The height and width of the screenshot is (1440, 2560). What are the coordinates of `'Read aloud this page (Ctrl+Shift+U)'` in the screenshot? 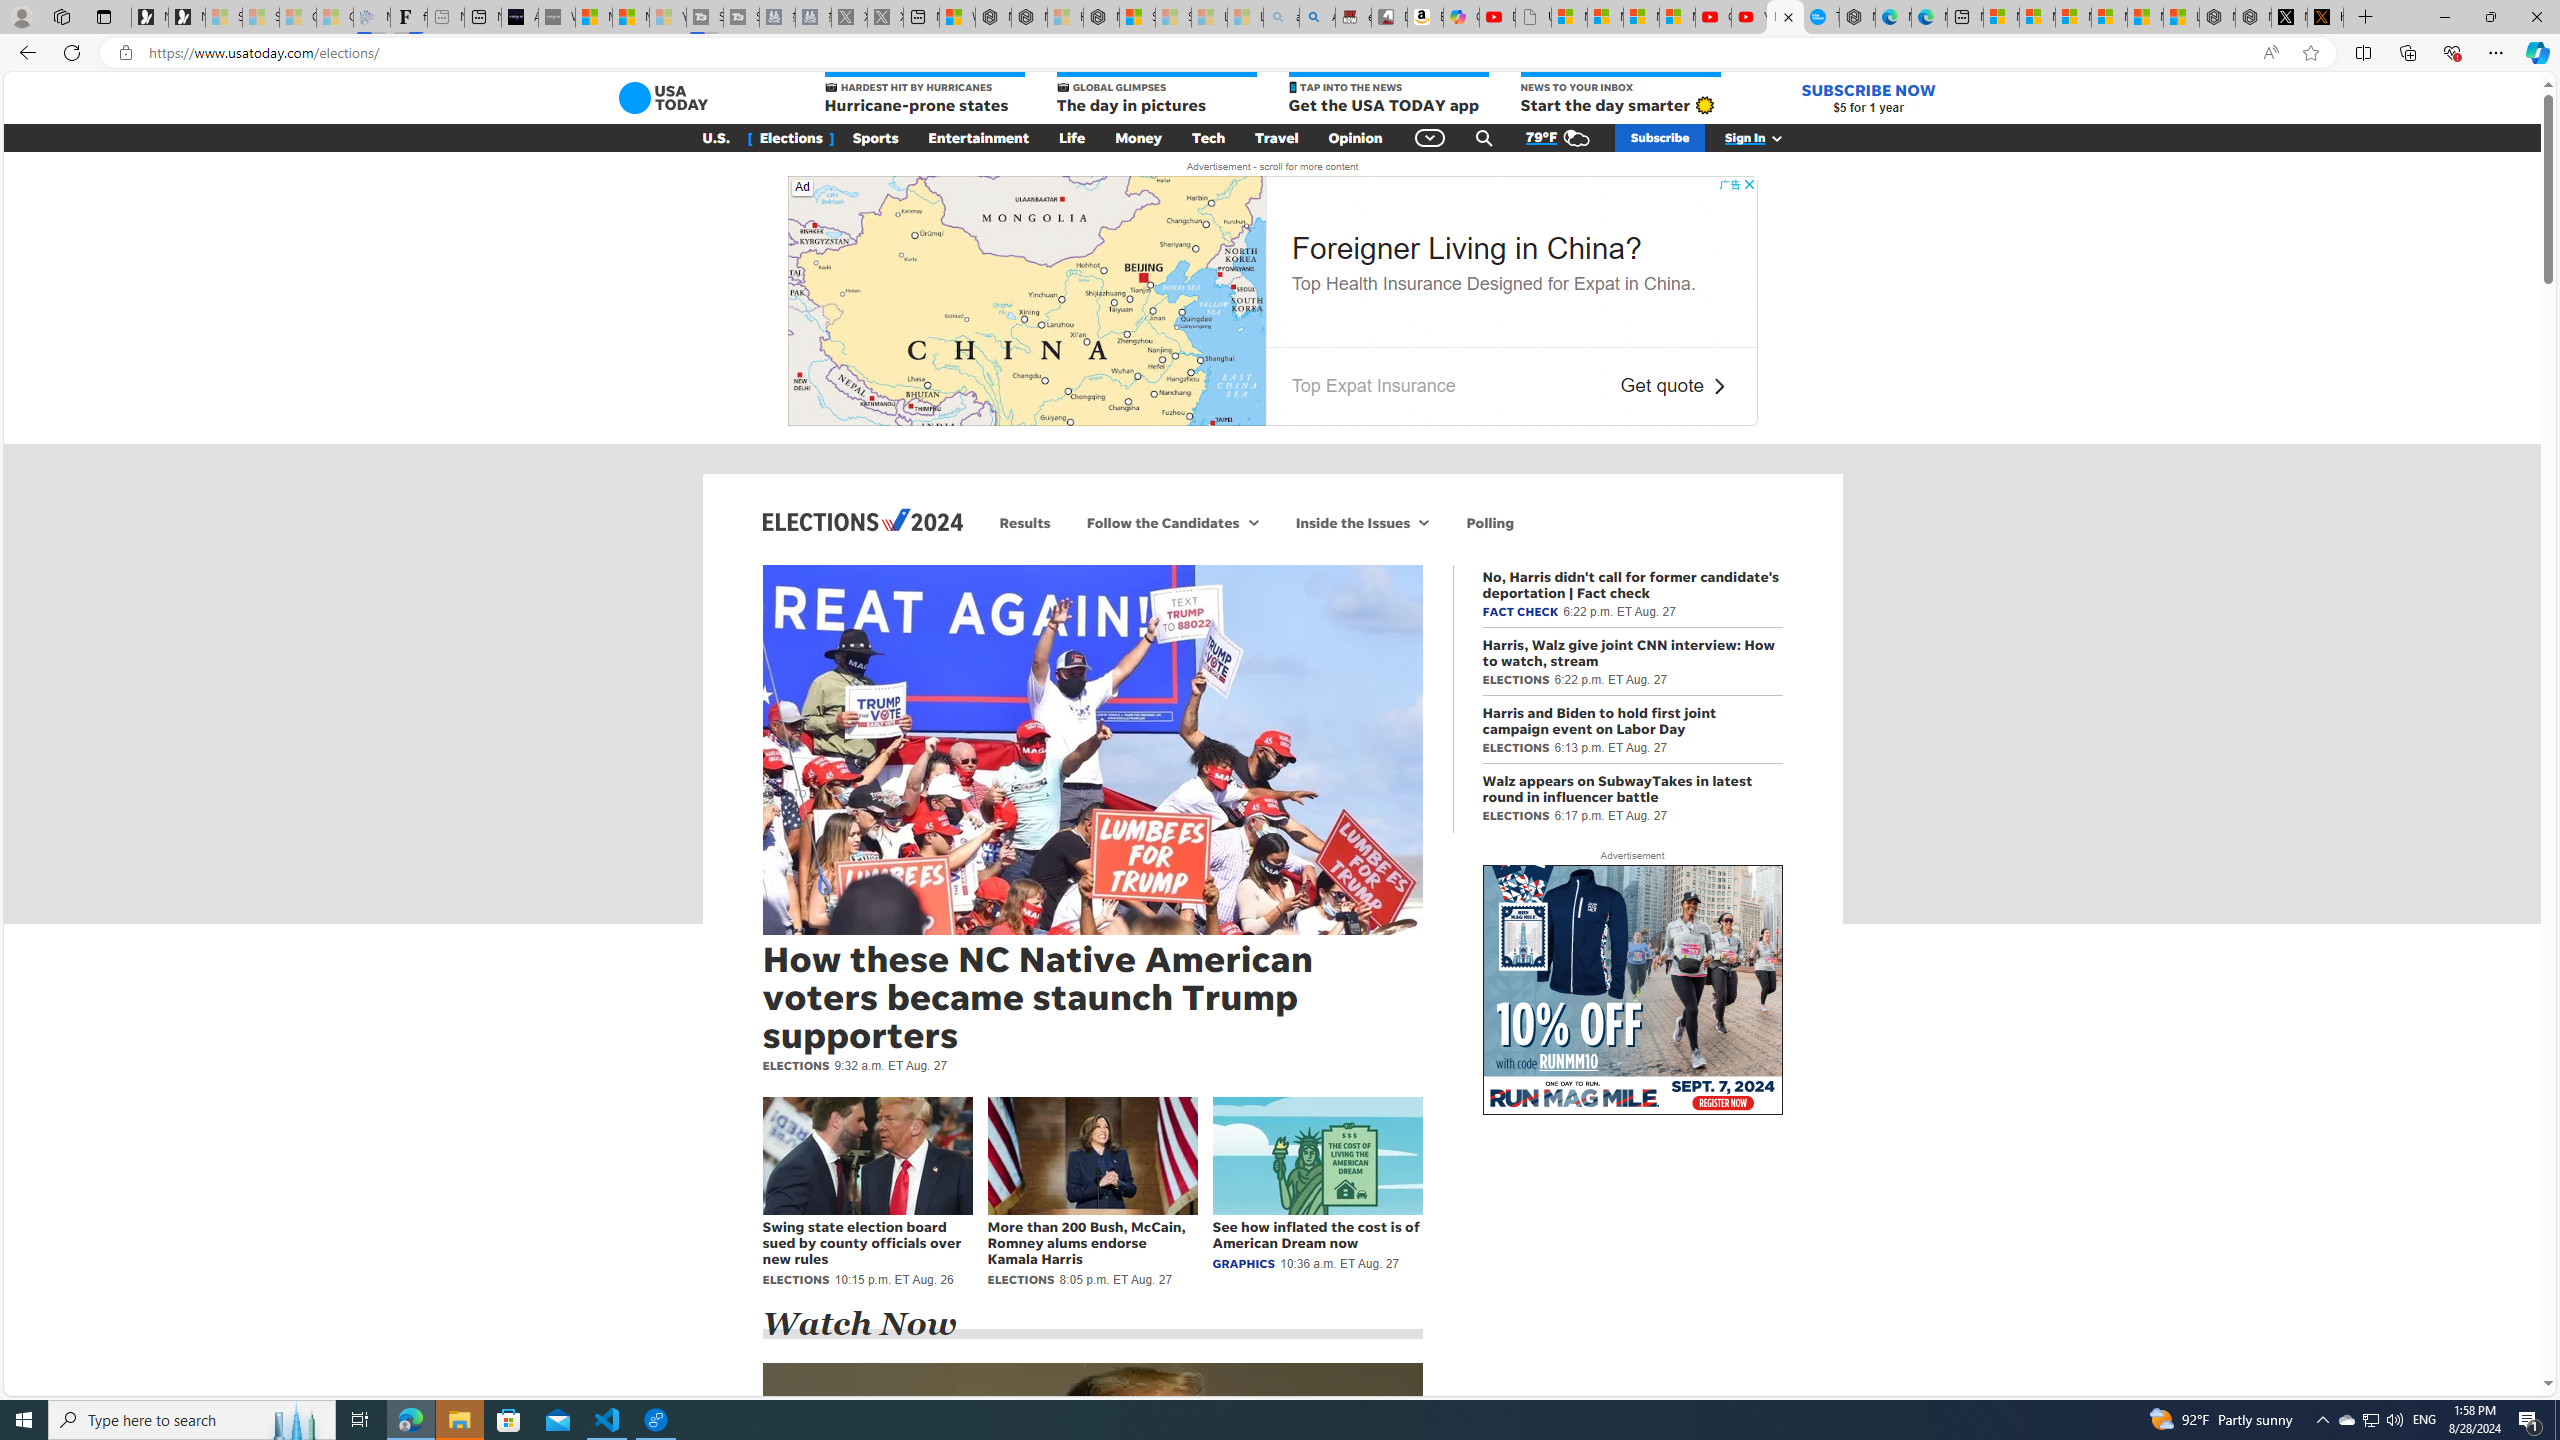 It's located at (2270, 53).